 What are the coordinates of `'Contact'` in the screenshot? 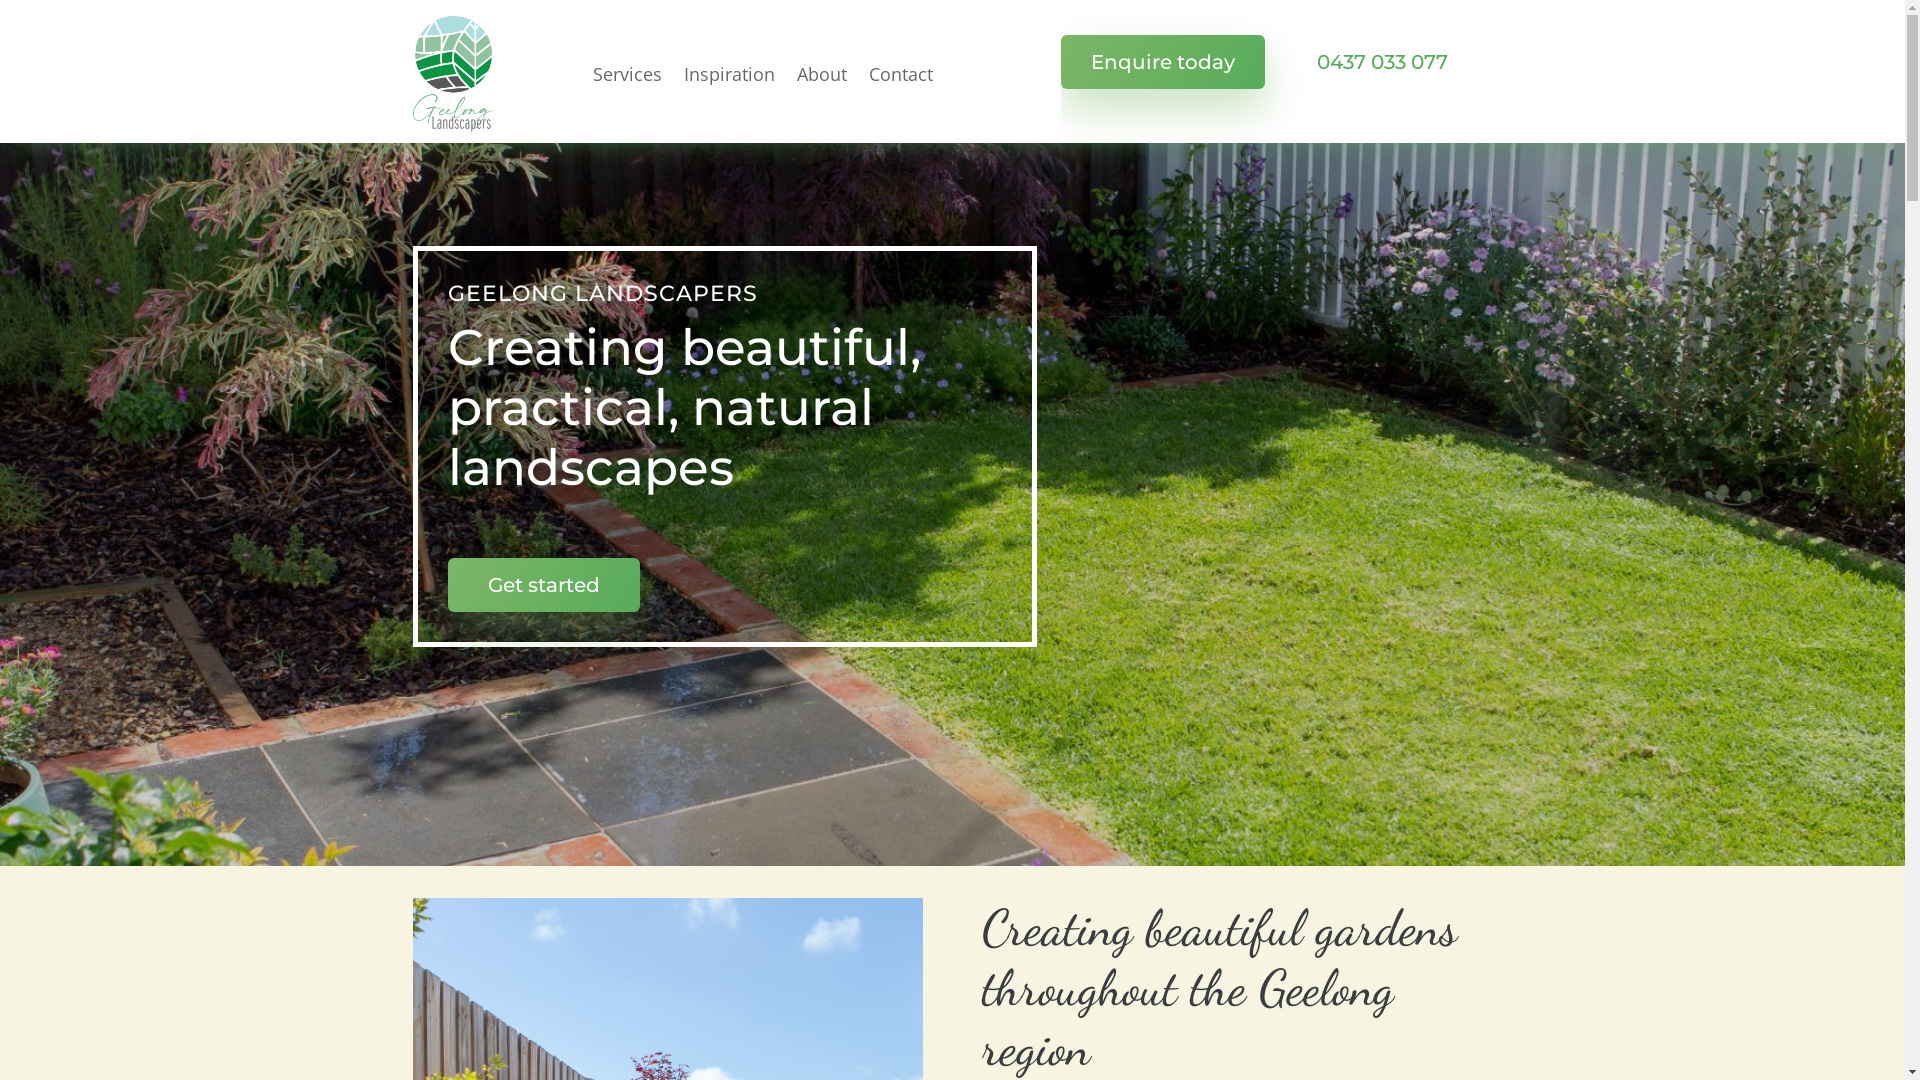 It's located at (899, 72).